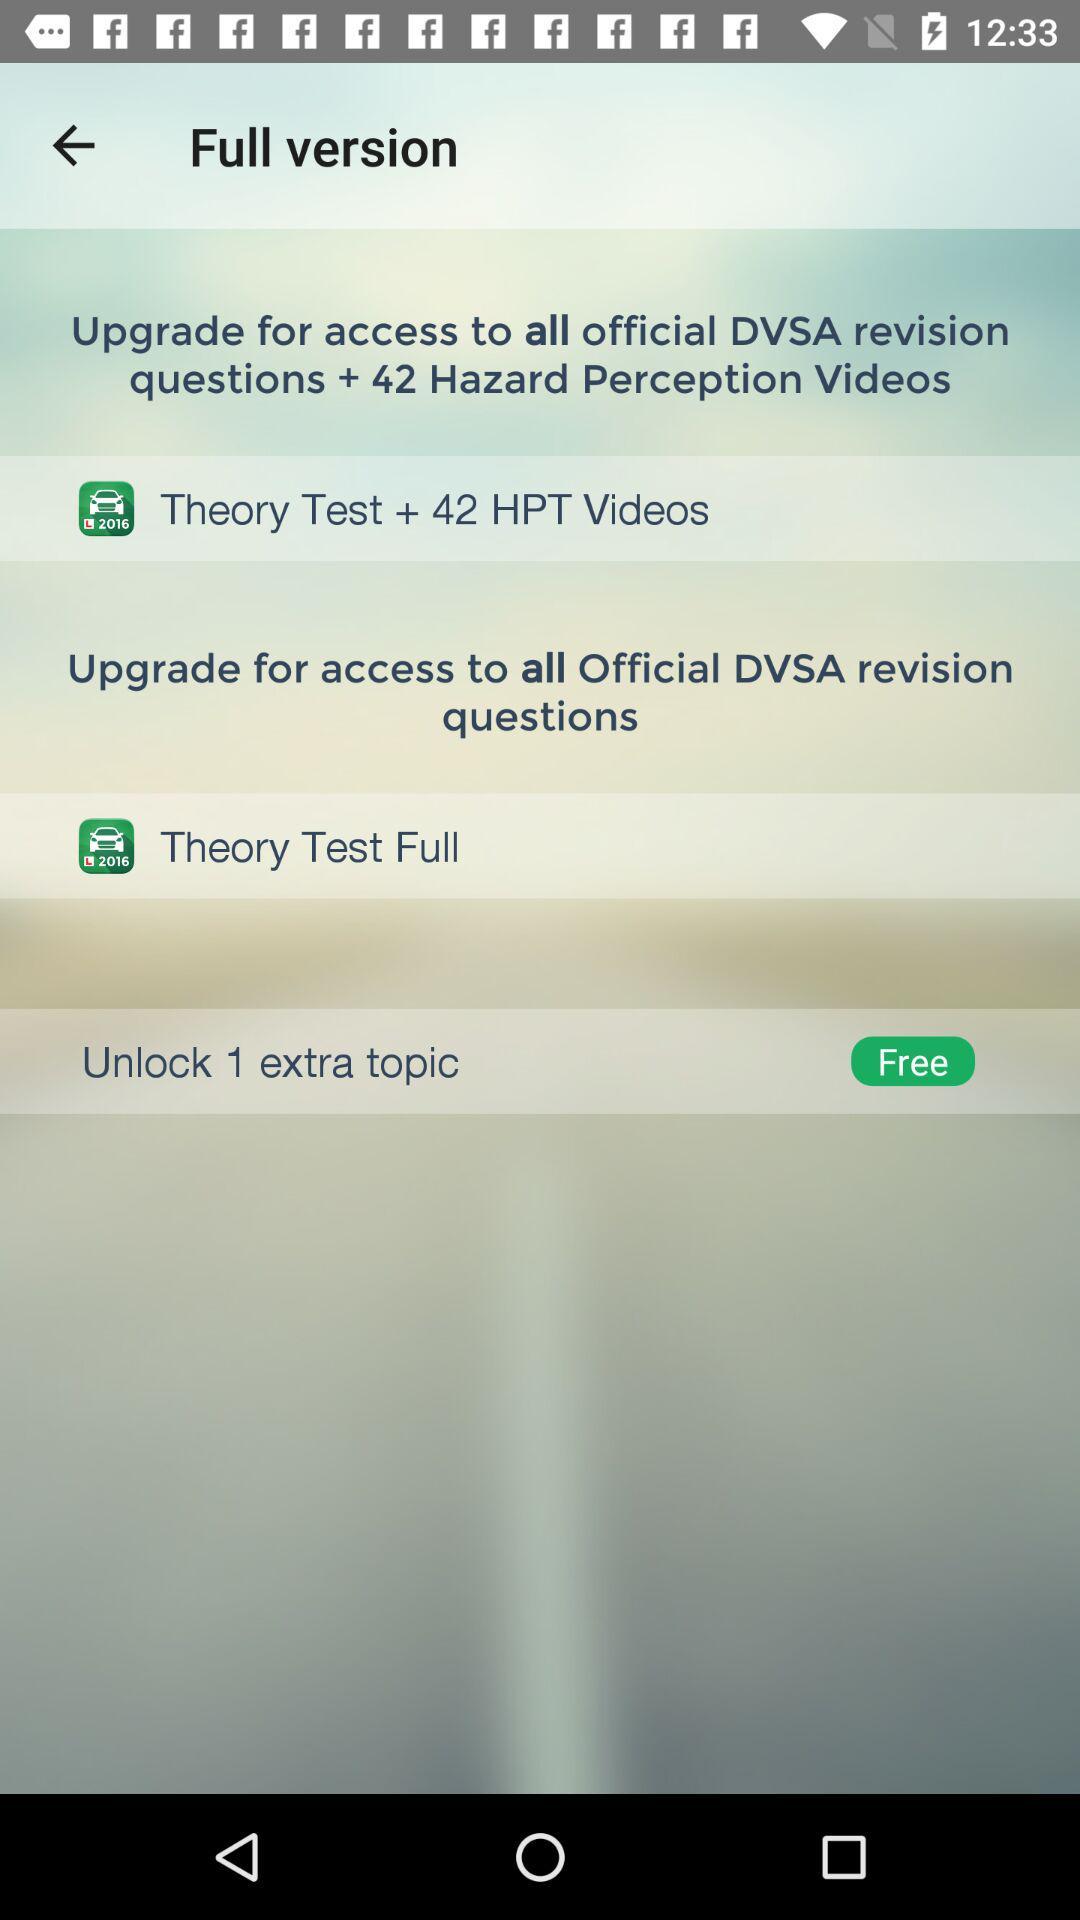 The width and height of the screenshot is (1080, 1920). Describe the element at coordinates (72, 144) in the screenshot. I see `the item above the upgrade for access icon` at that location.